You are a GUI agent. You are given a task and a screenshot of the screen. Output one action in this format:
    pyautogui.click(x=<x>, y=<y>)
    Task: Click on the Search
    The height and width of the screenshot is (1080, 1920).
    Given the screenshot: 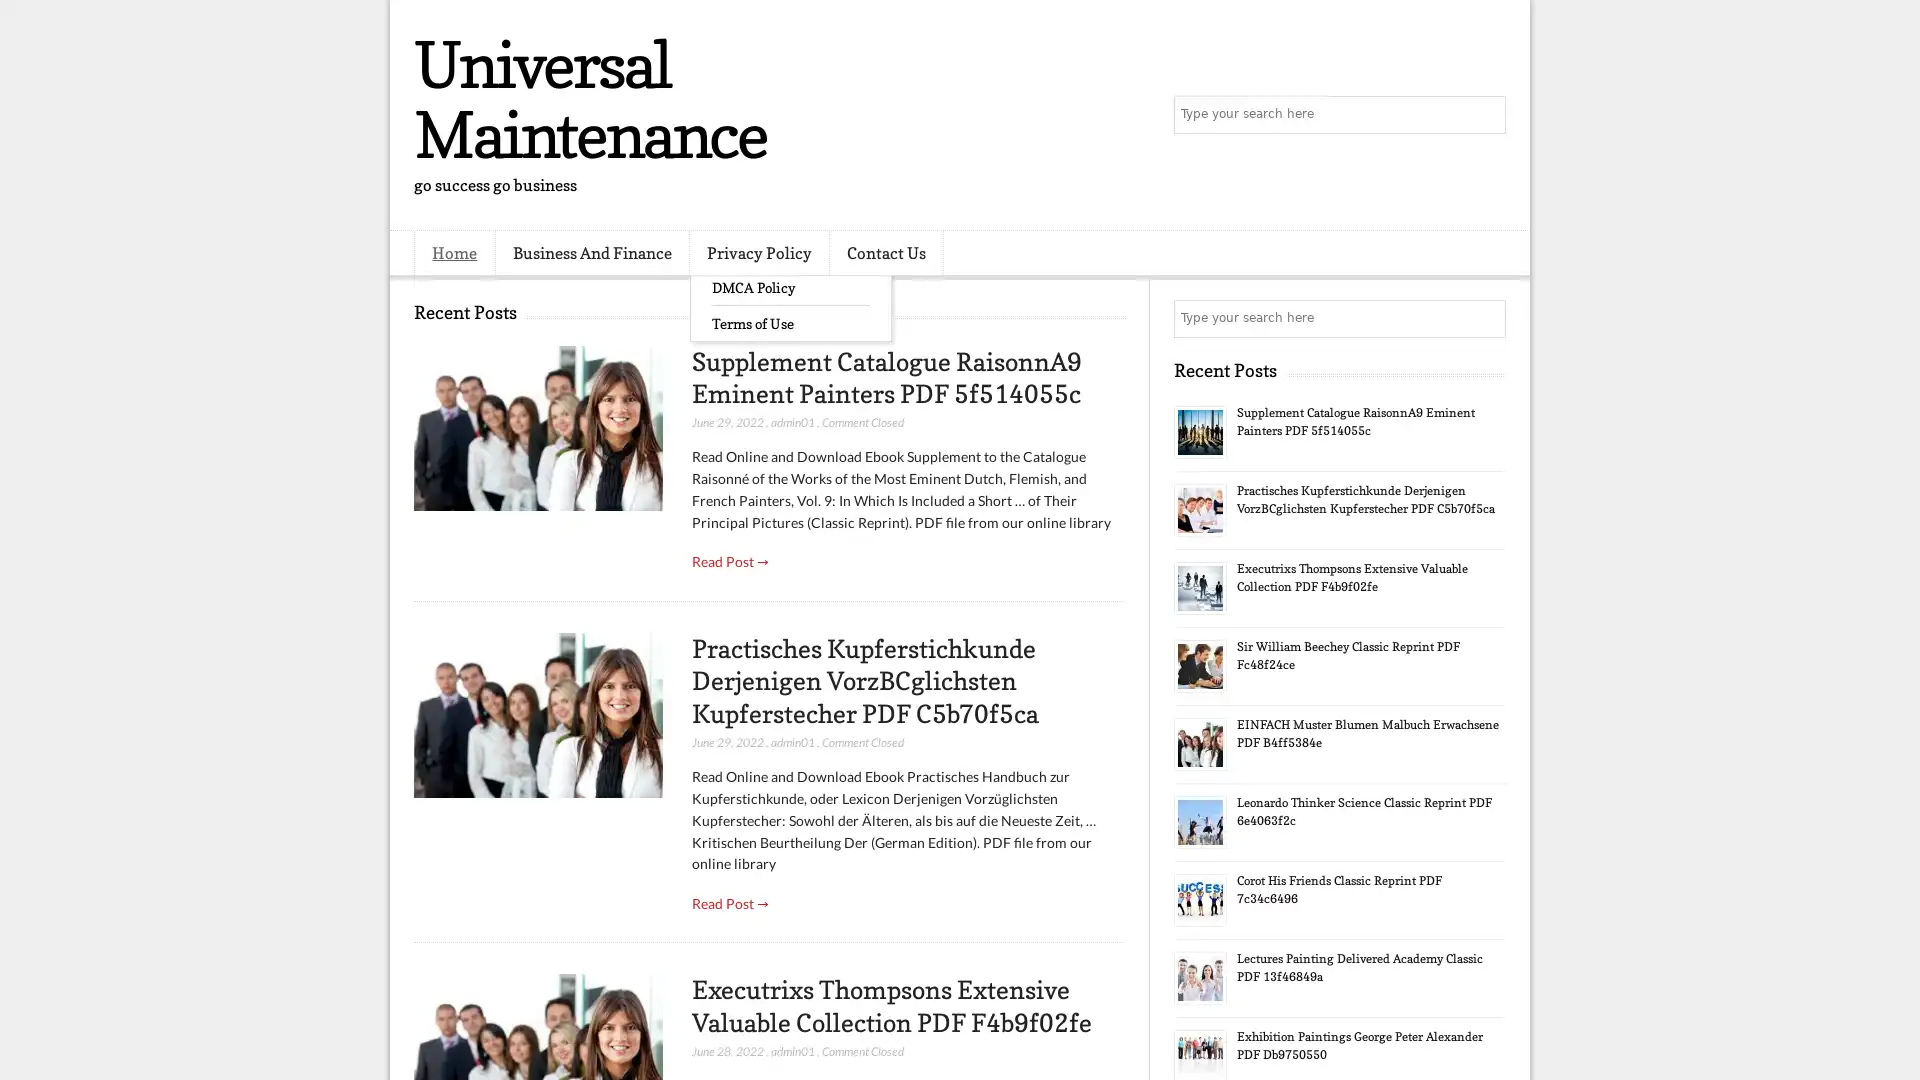 What is the action you would take?
    pyautogui.click(x=1485, y=115)
    